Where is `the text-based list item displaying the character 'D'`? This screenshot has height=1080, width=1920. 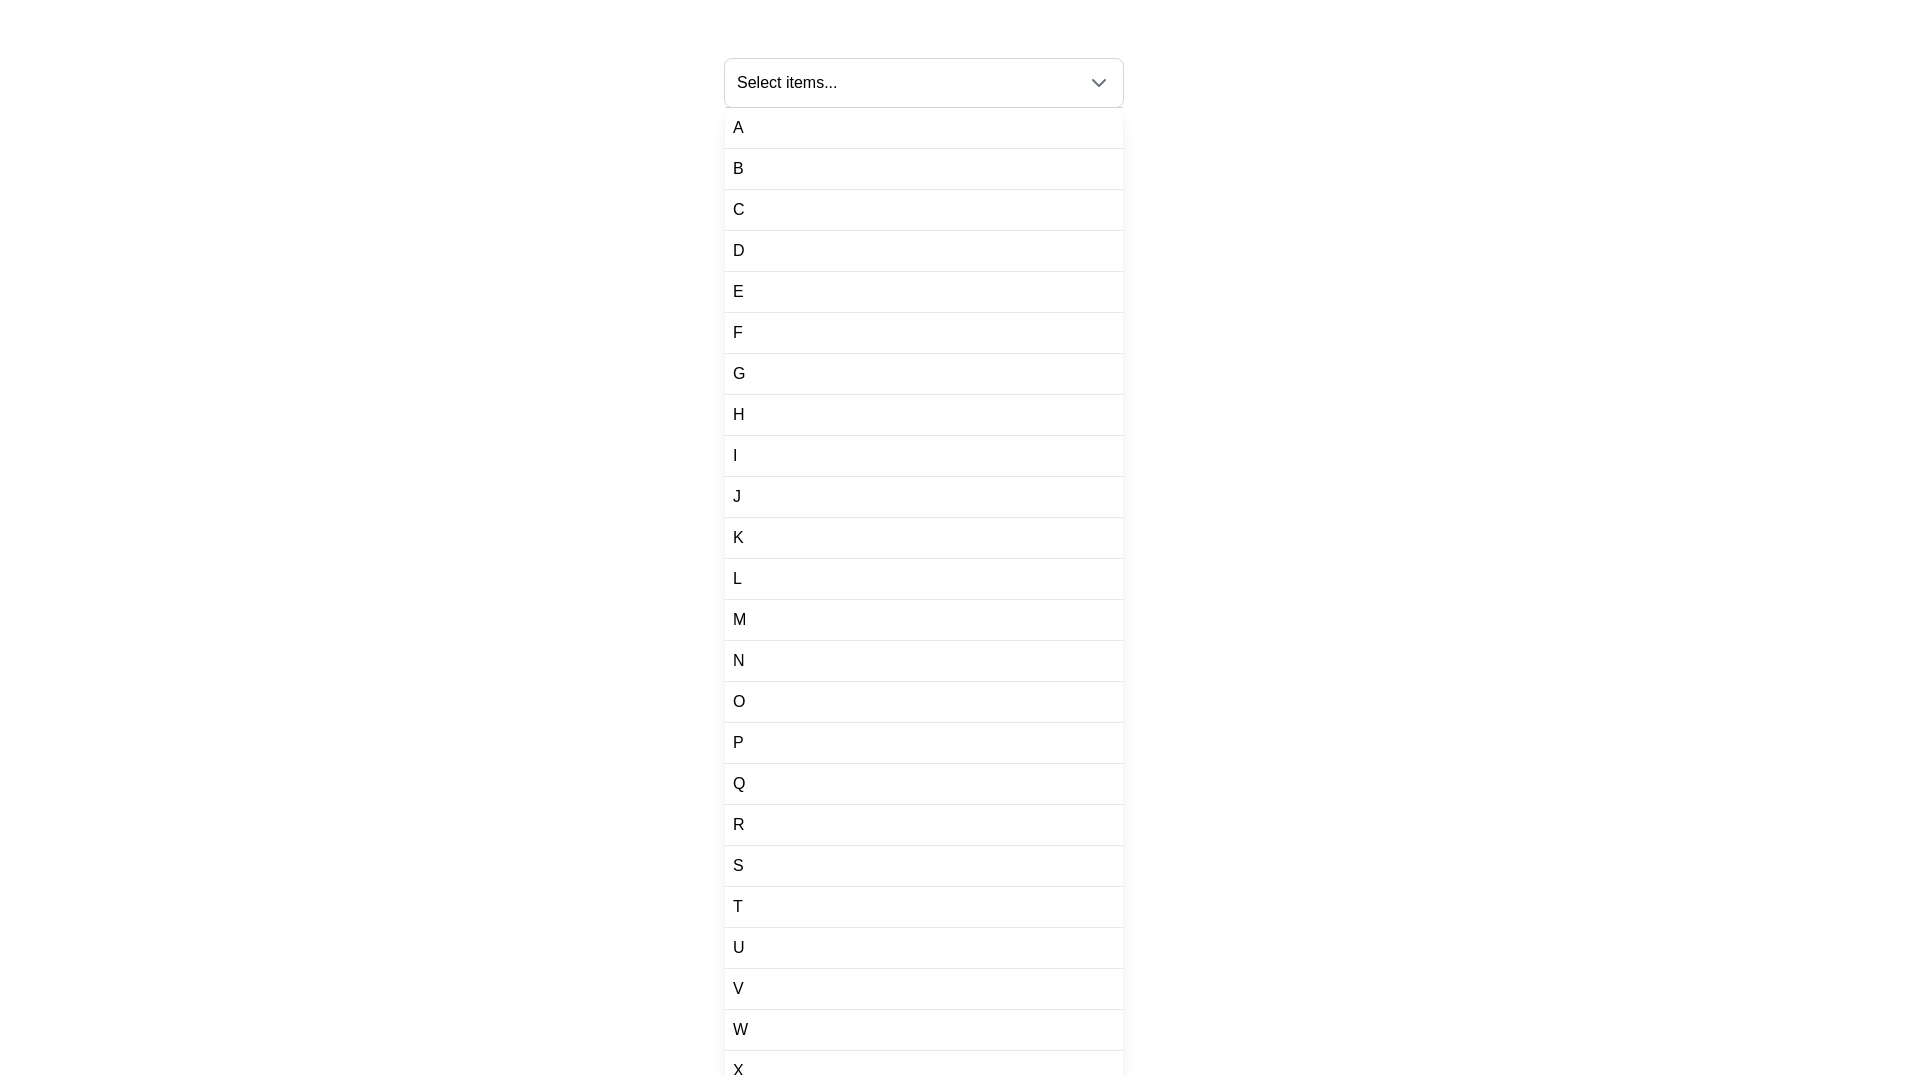 the text-based list item displaying the character 'D' is located at coordinates (737, 249).